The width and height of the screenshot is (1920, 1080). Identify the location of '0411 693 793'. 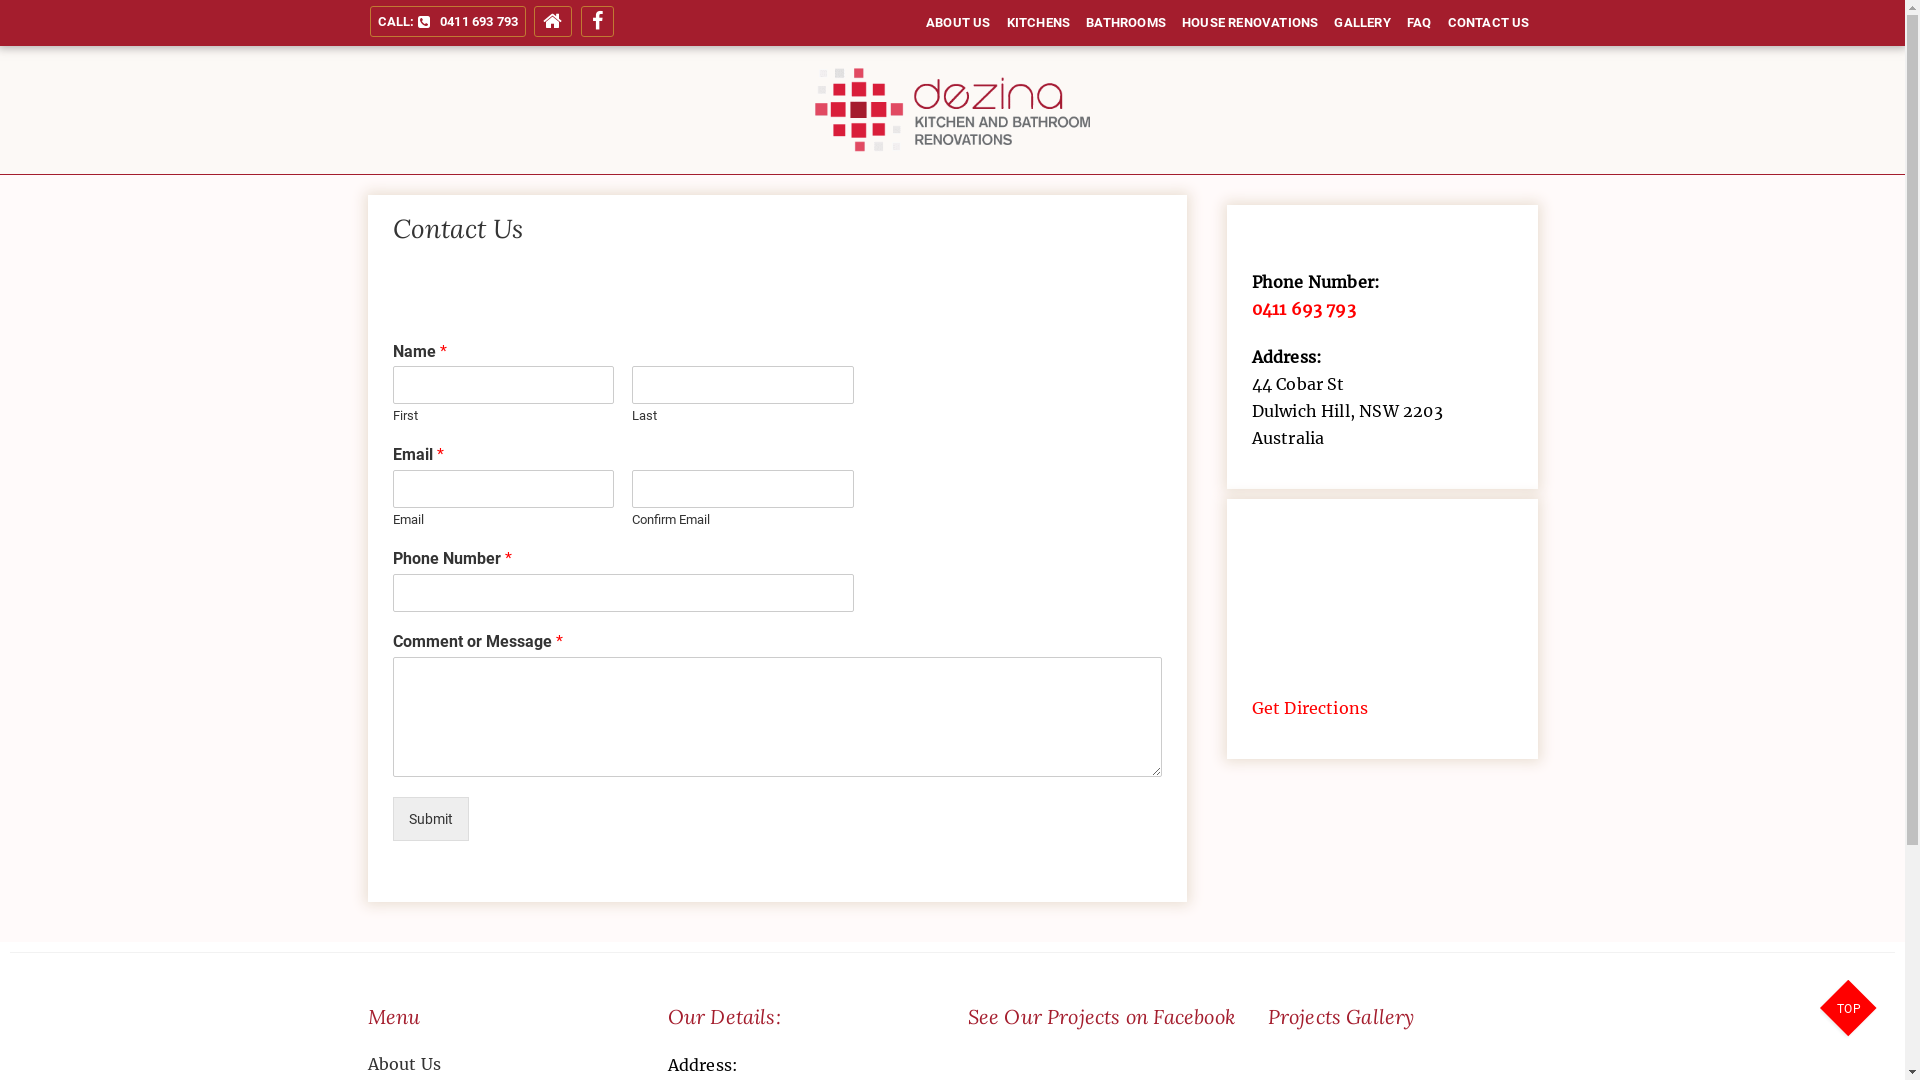
(1304, 308).